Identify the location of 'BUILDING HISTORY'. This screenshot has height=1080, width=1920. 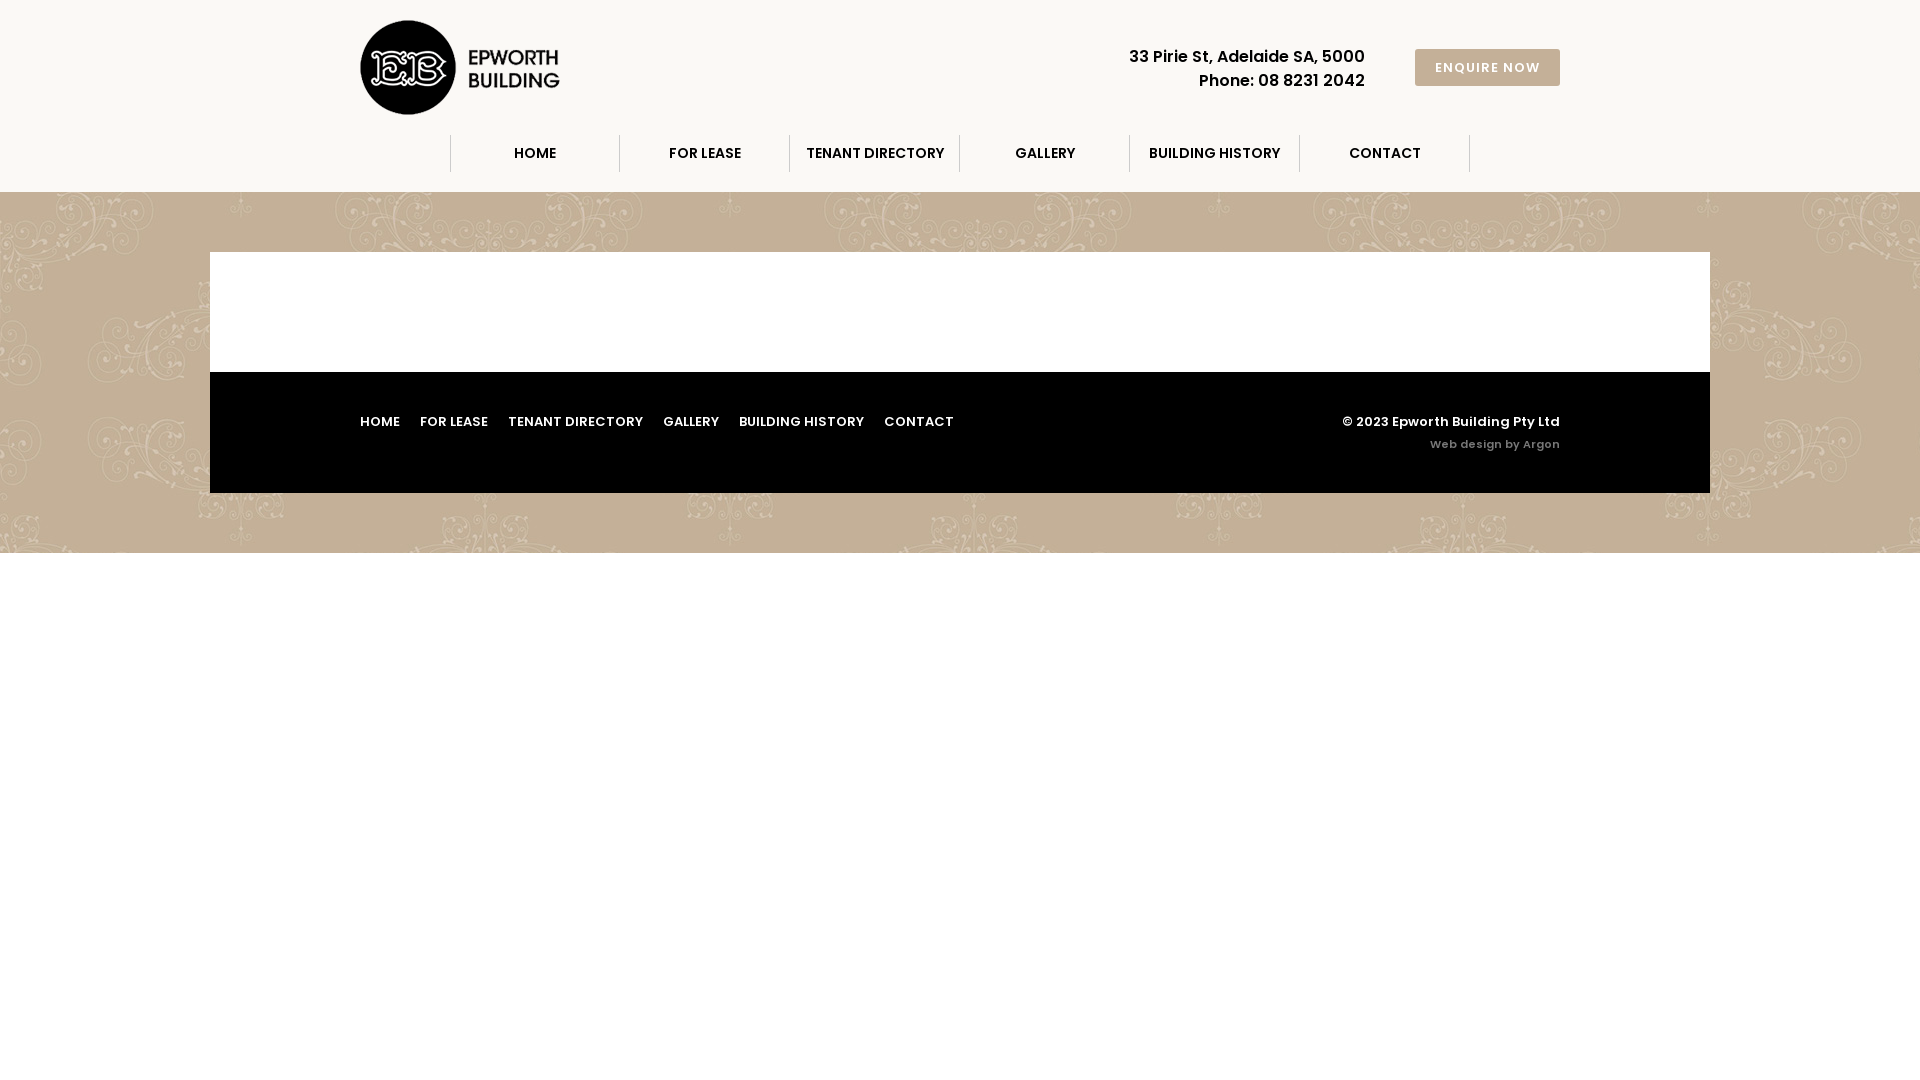
(738, 420).